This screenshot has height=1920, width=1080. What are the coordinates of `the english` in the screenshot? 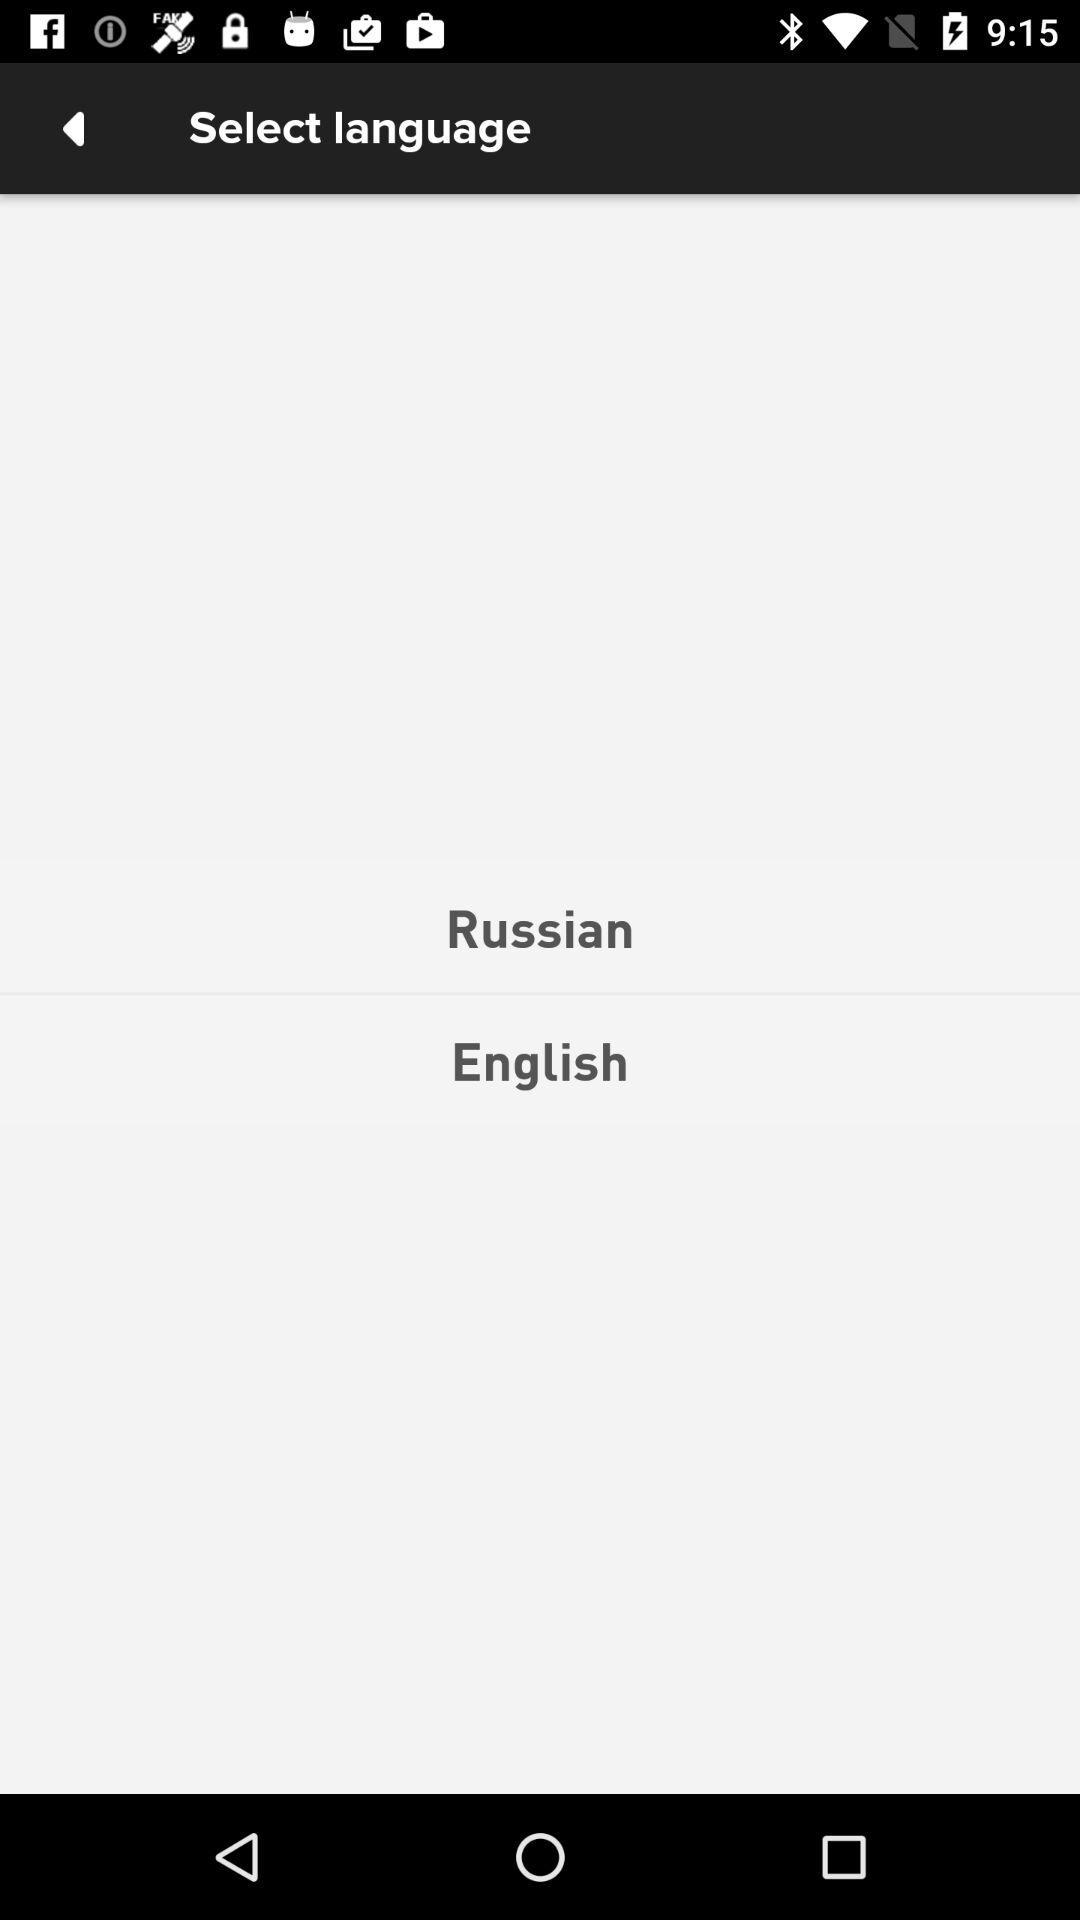 It's located at (540, 1059).